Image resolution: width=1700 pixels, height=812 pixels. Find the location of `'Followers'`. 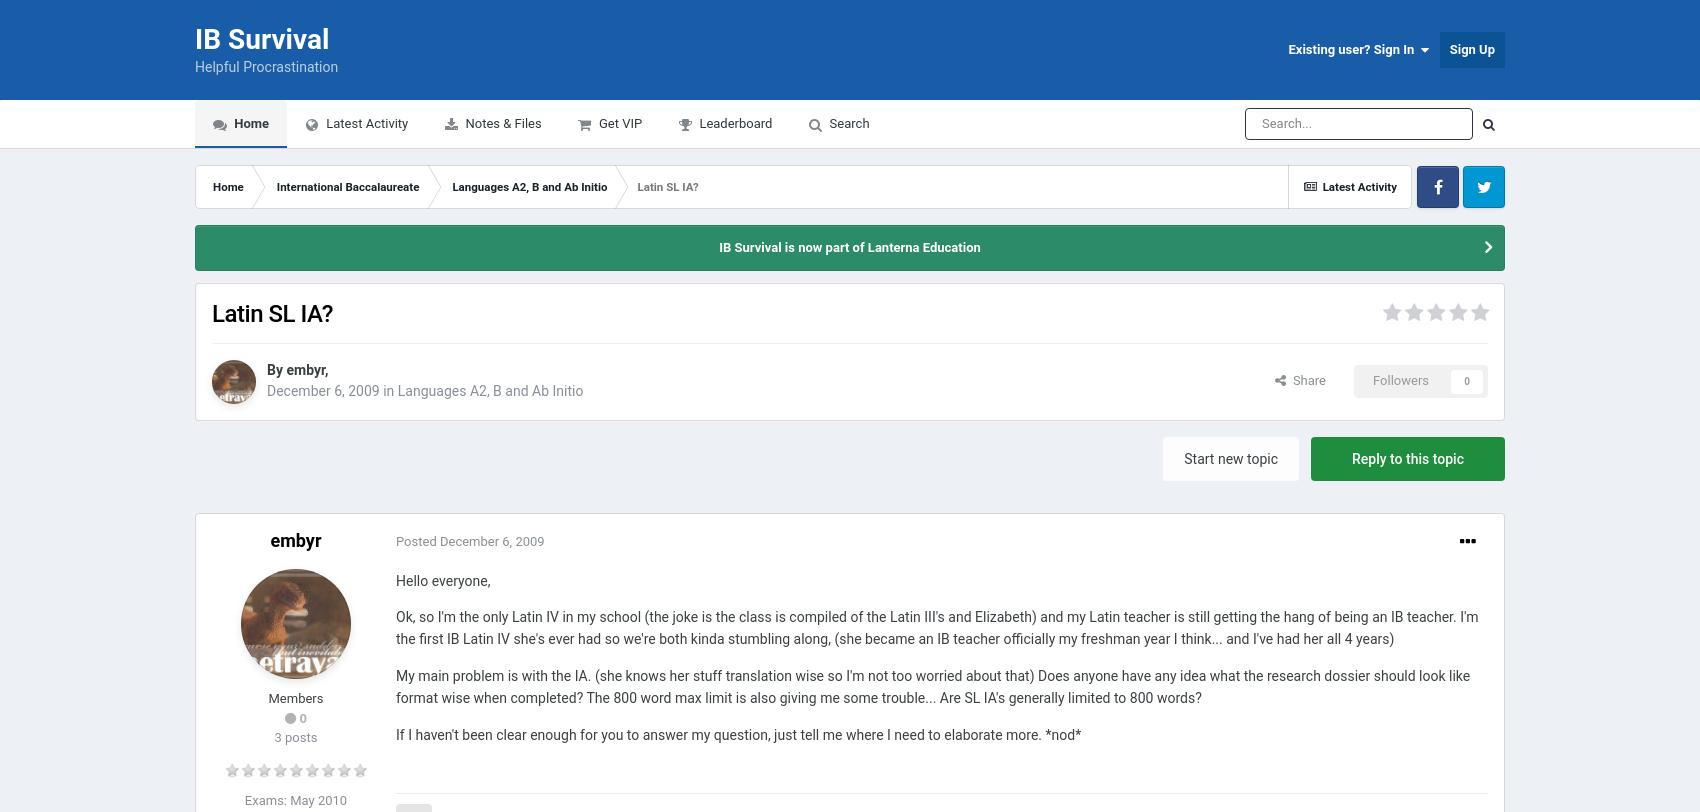

'Followers' is located at coordinates (1399, 380).